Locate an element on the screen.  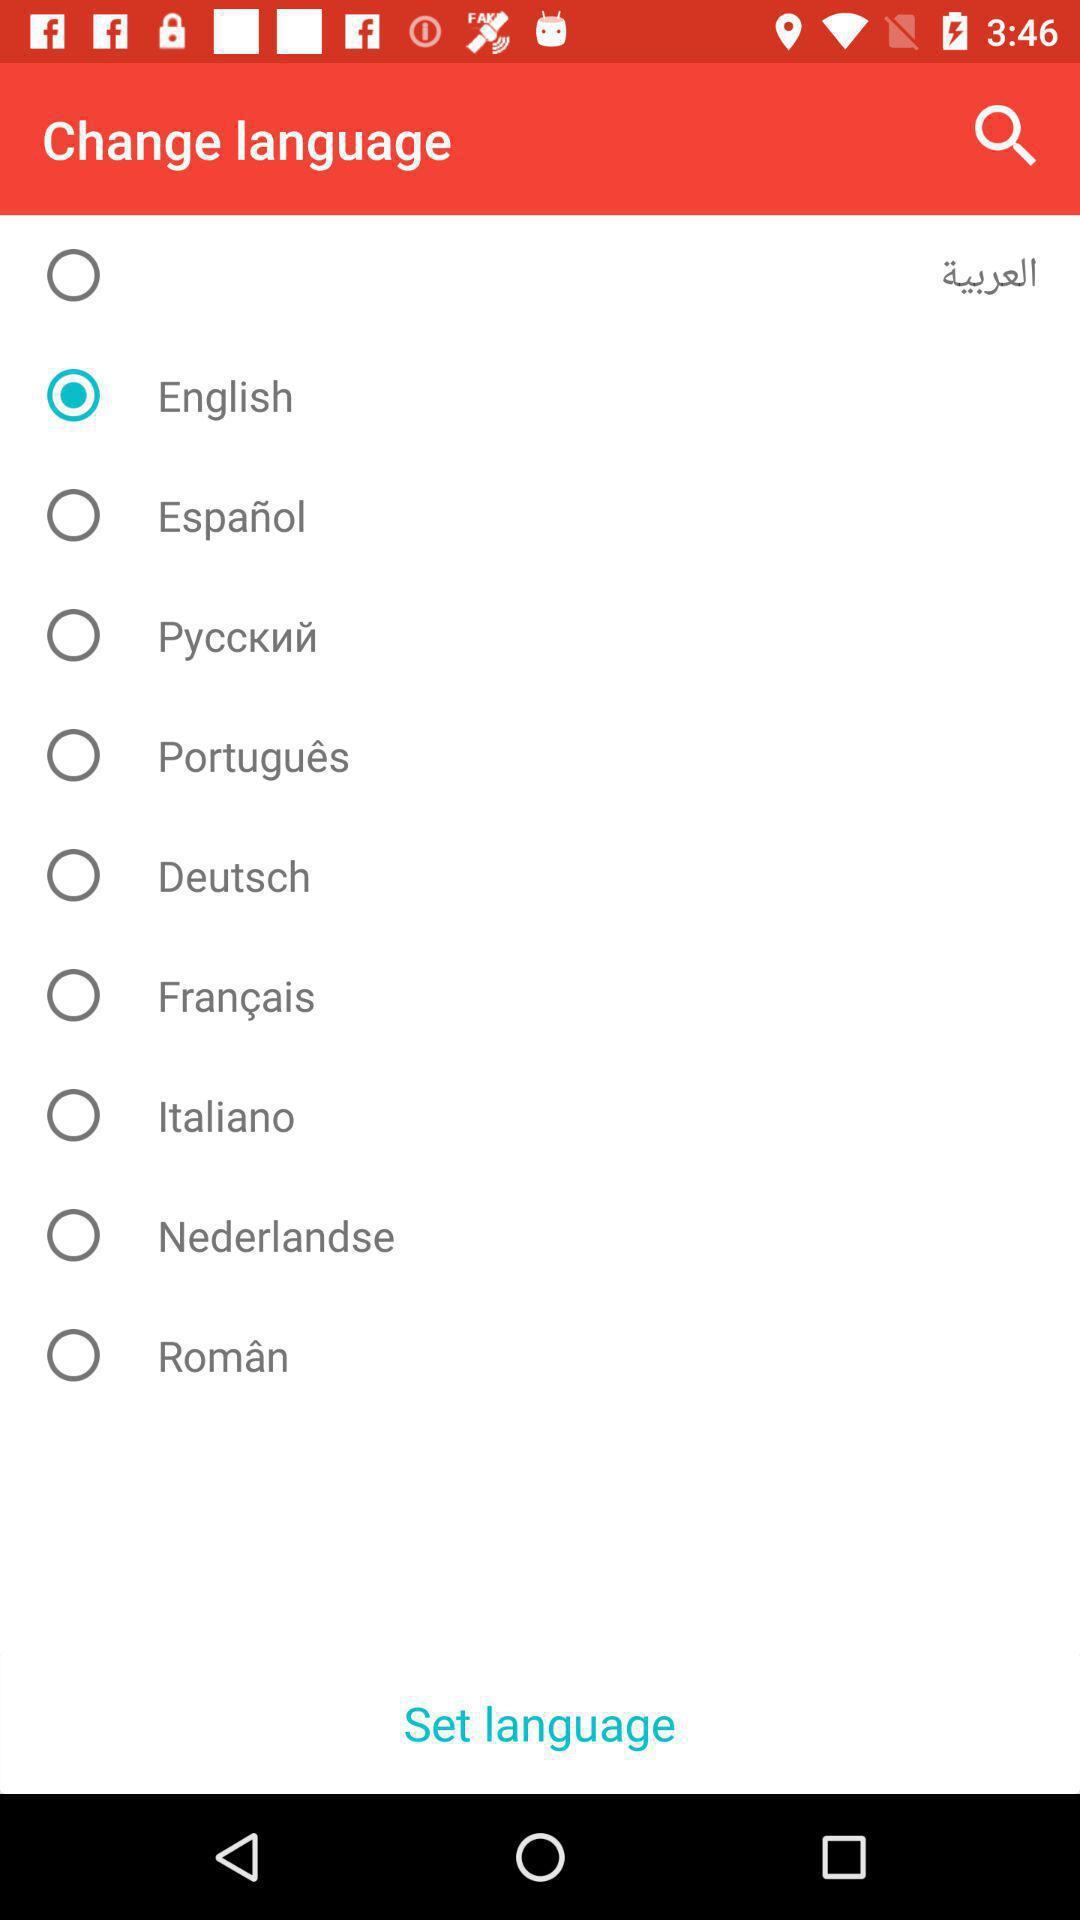
the icon above english is located at coordinates (555, 274).